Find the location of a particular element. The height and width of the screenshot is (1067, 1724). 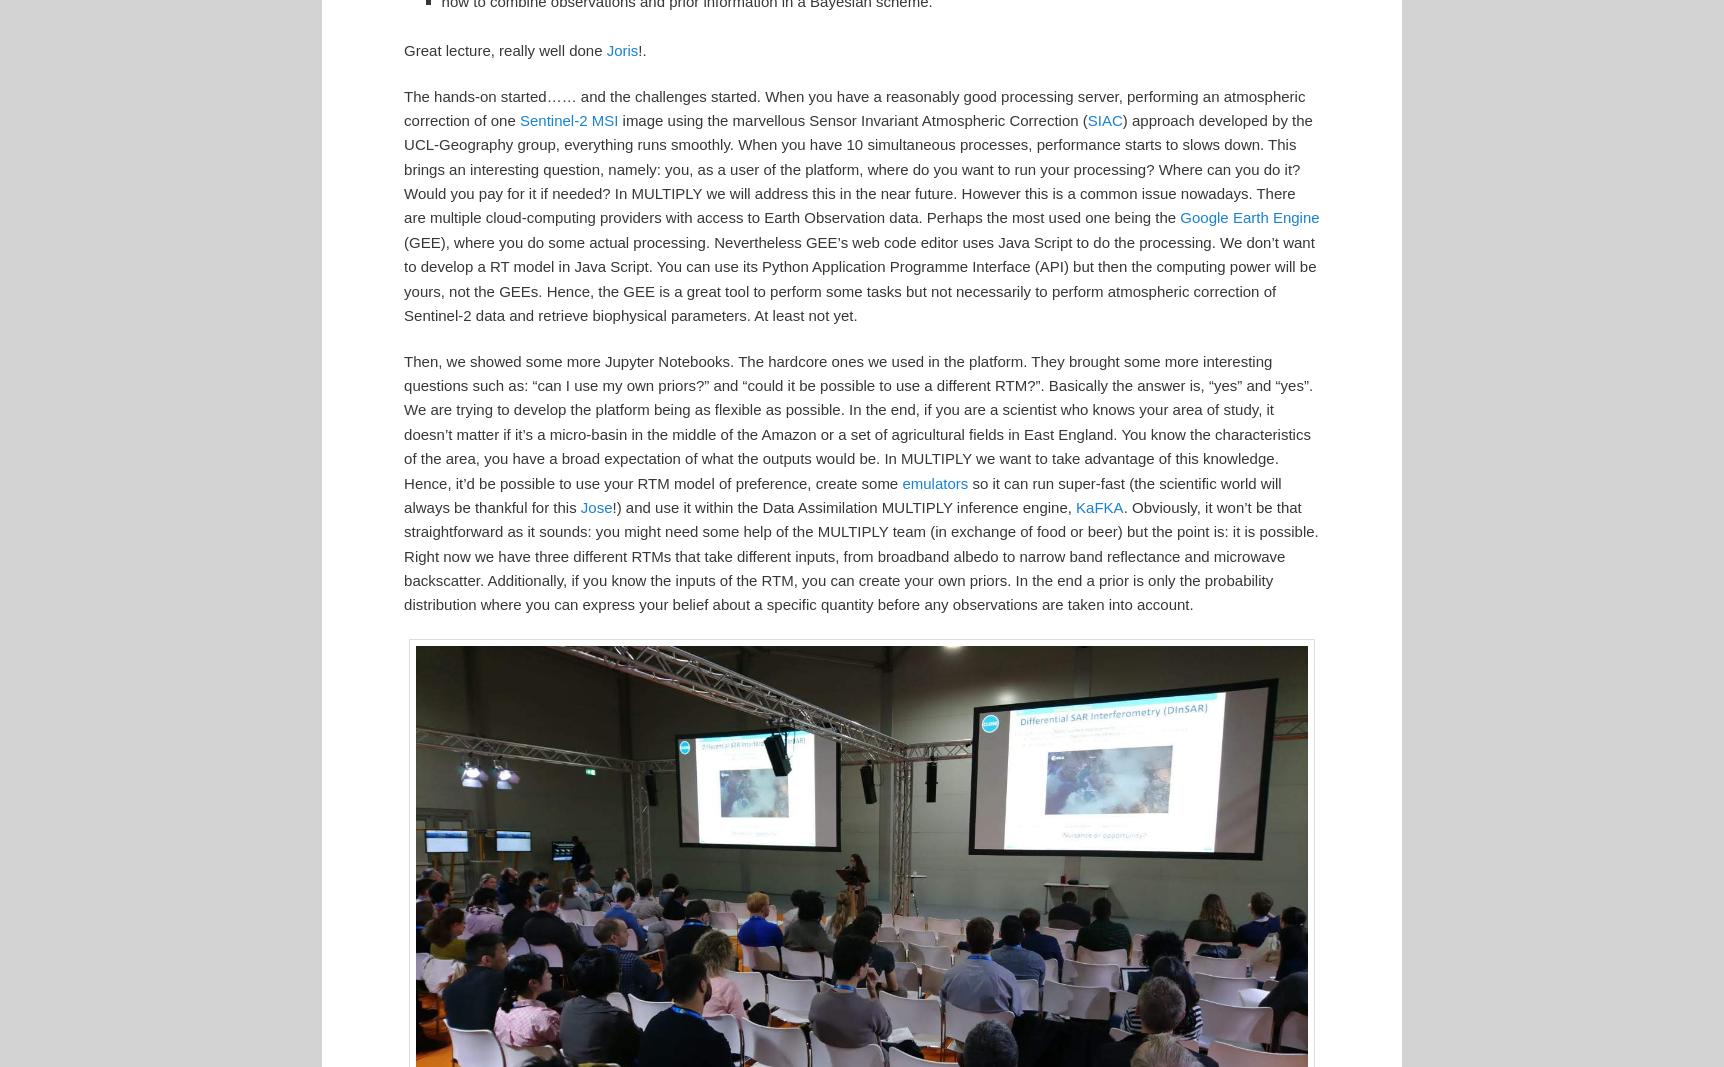

'image using the marvellous Sensor Invariant Atmospheric Correction (' is located at coordinates (851, 118).